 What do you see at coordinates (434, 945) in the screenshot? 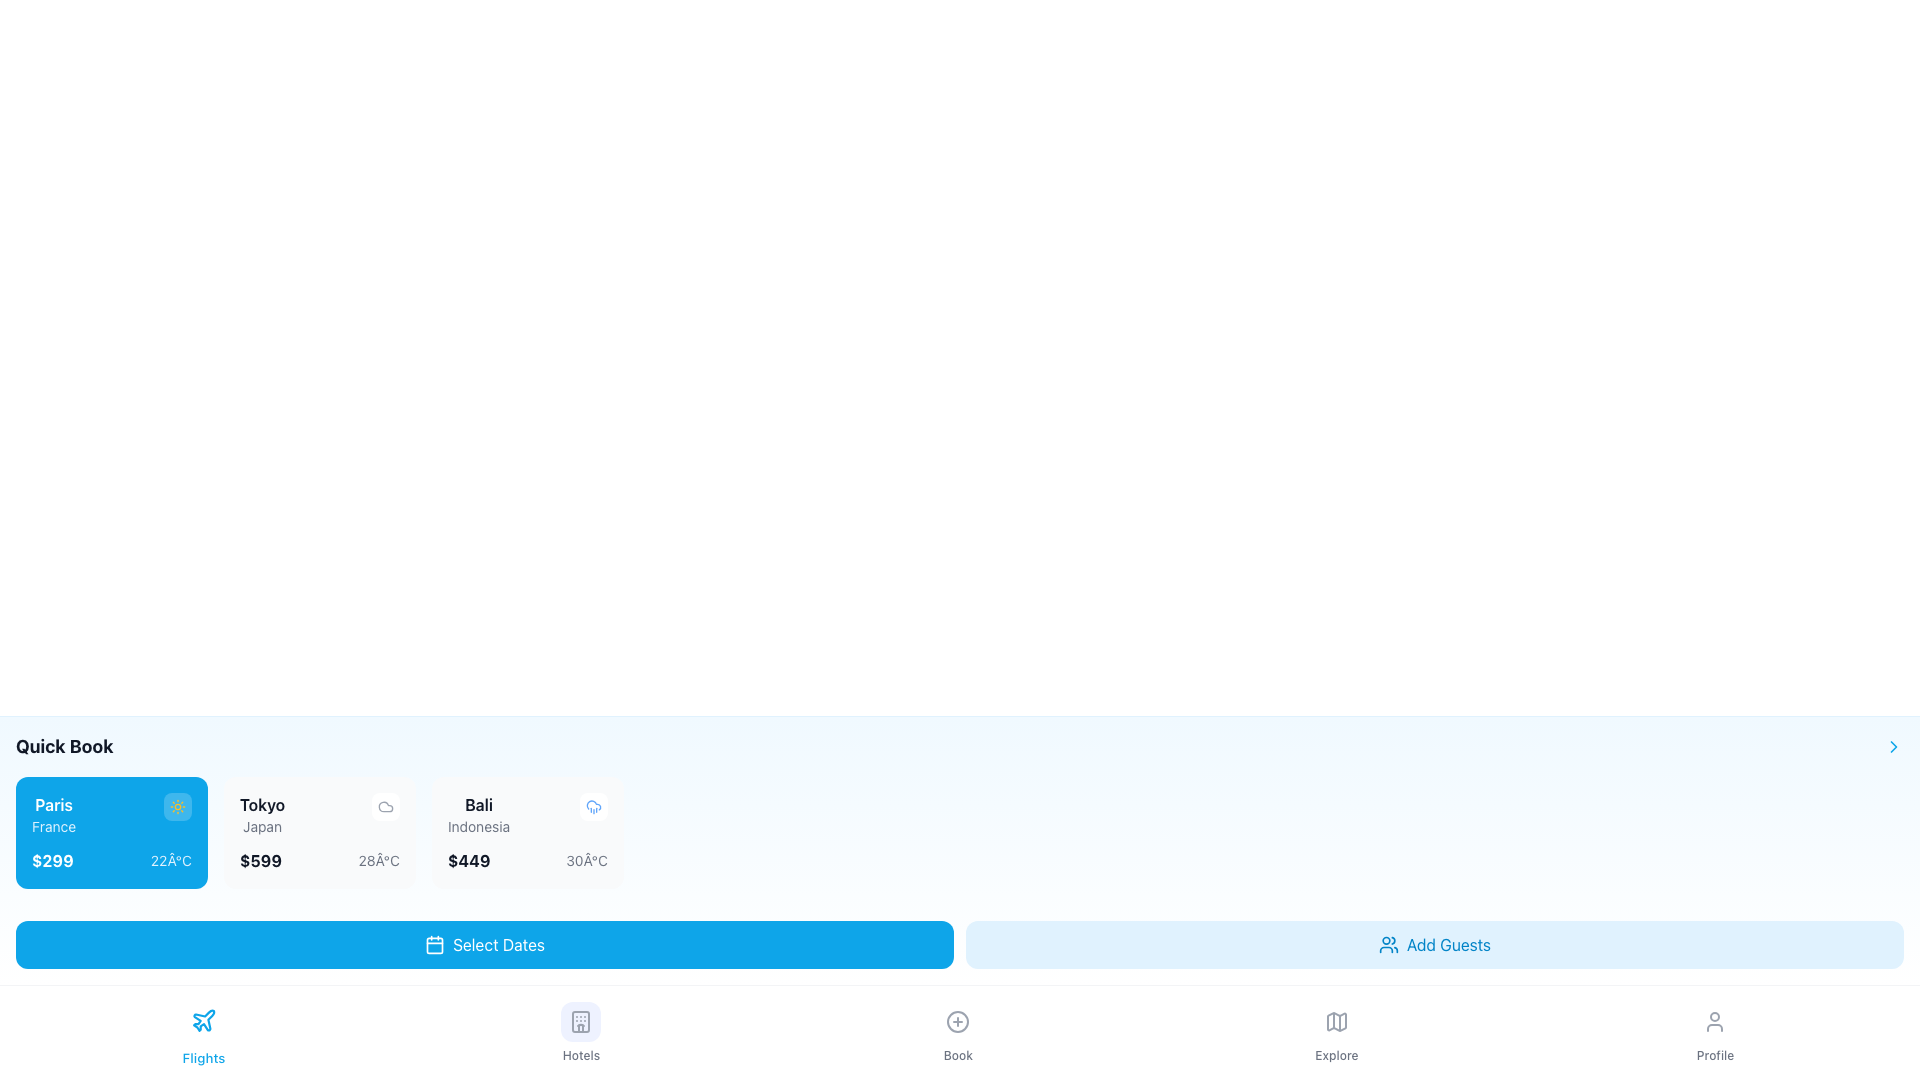
I see `the wireframe calendar icon located on the left side of the 'Select Dates' button in the navigation bar` at bounding box center [434, 945].